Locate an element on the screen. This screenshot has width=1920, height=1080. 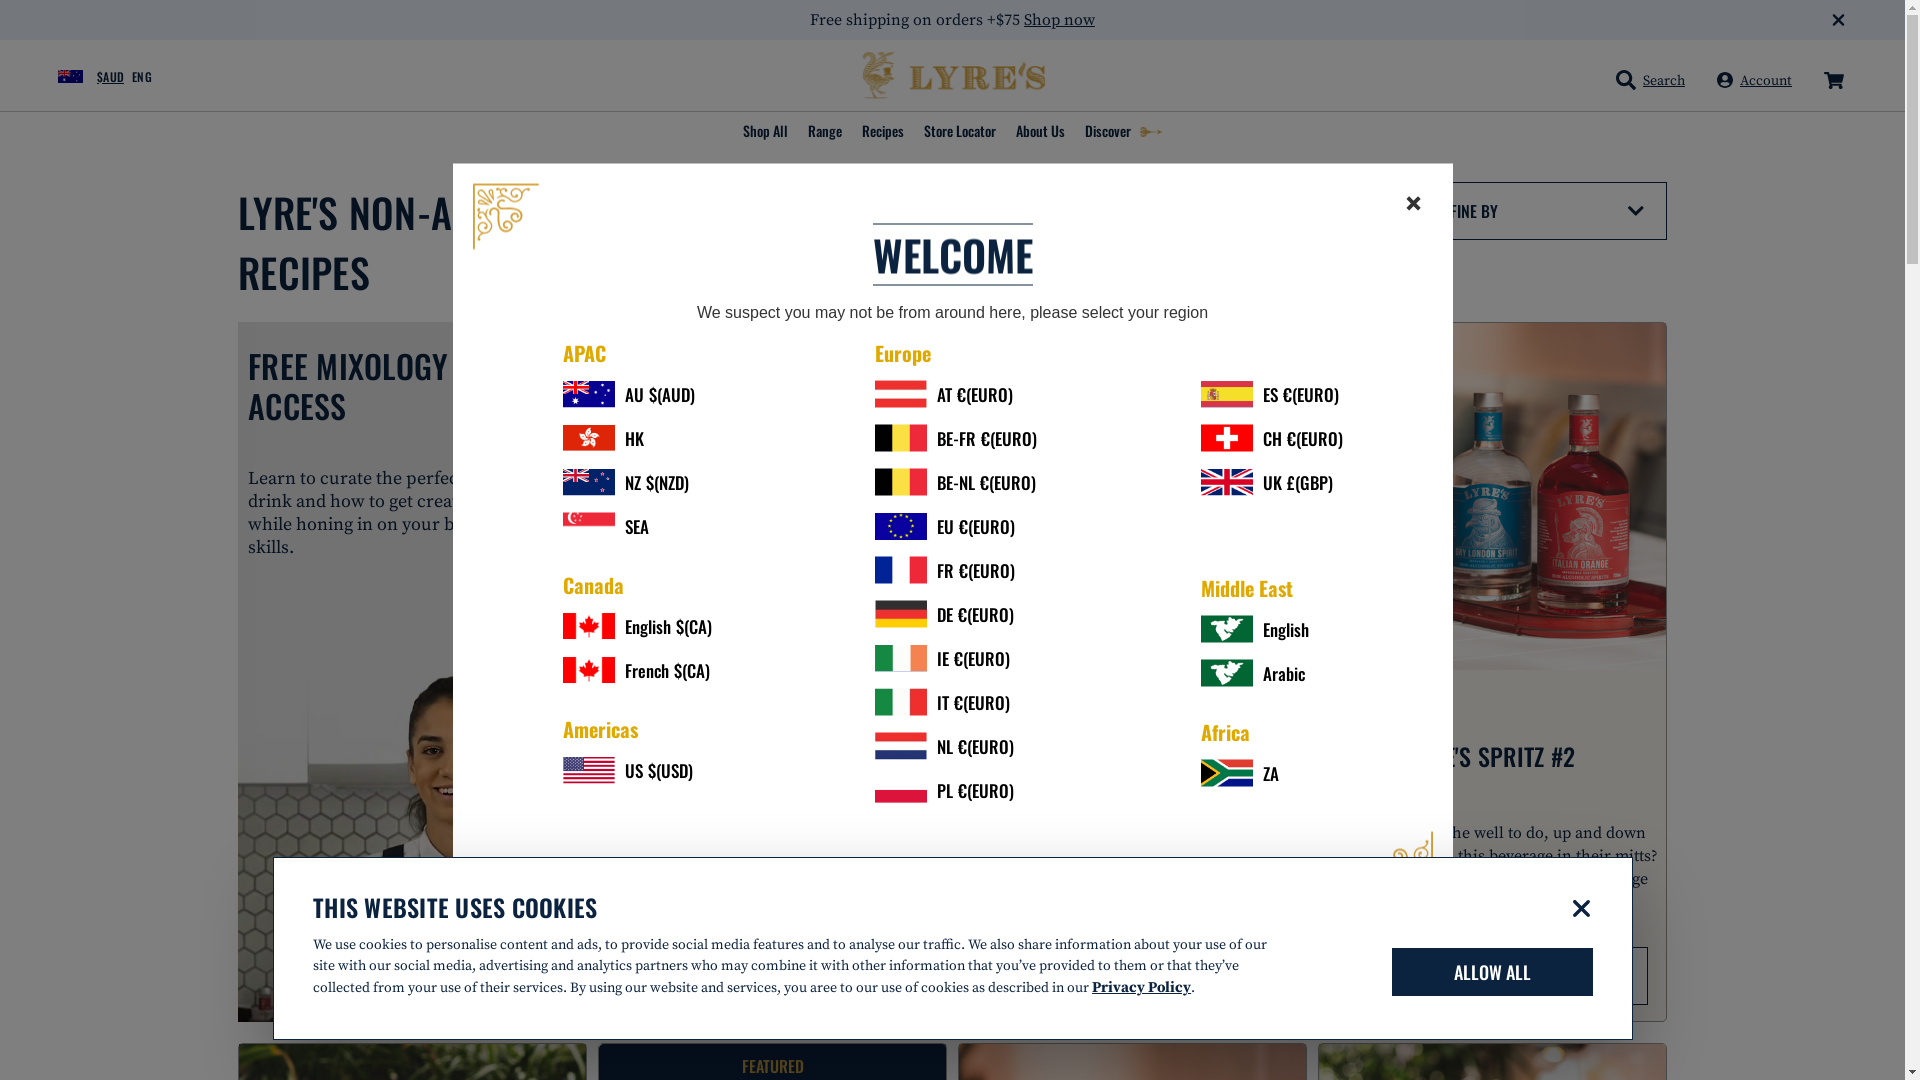
'VIEW RECIPE' is located at coordinates (1492, 974).